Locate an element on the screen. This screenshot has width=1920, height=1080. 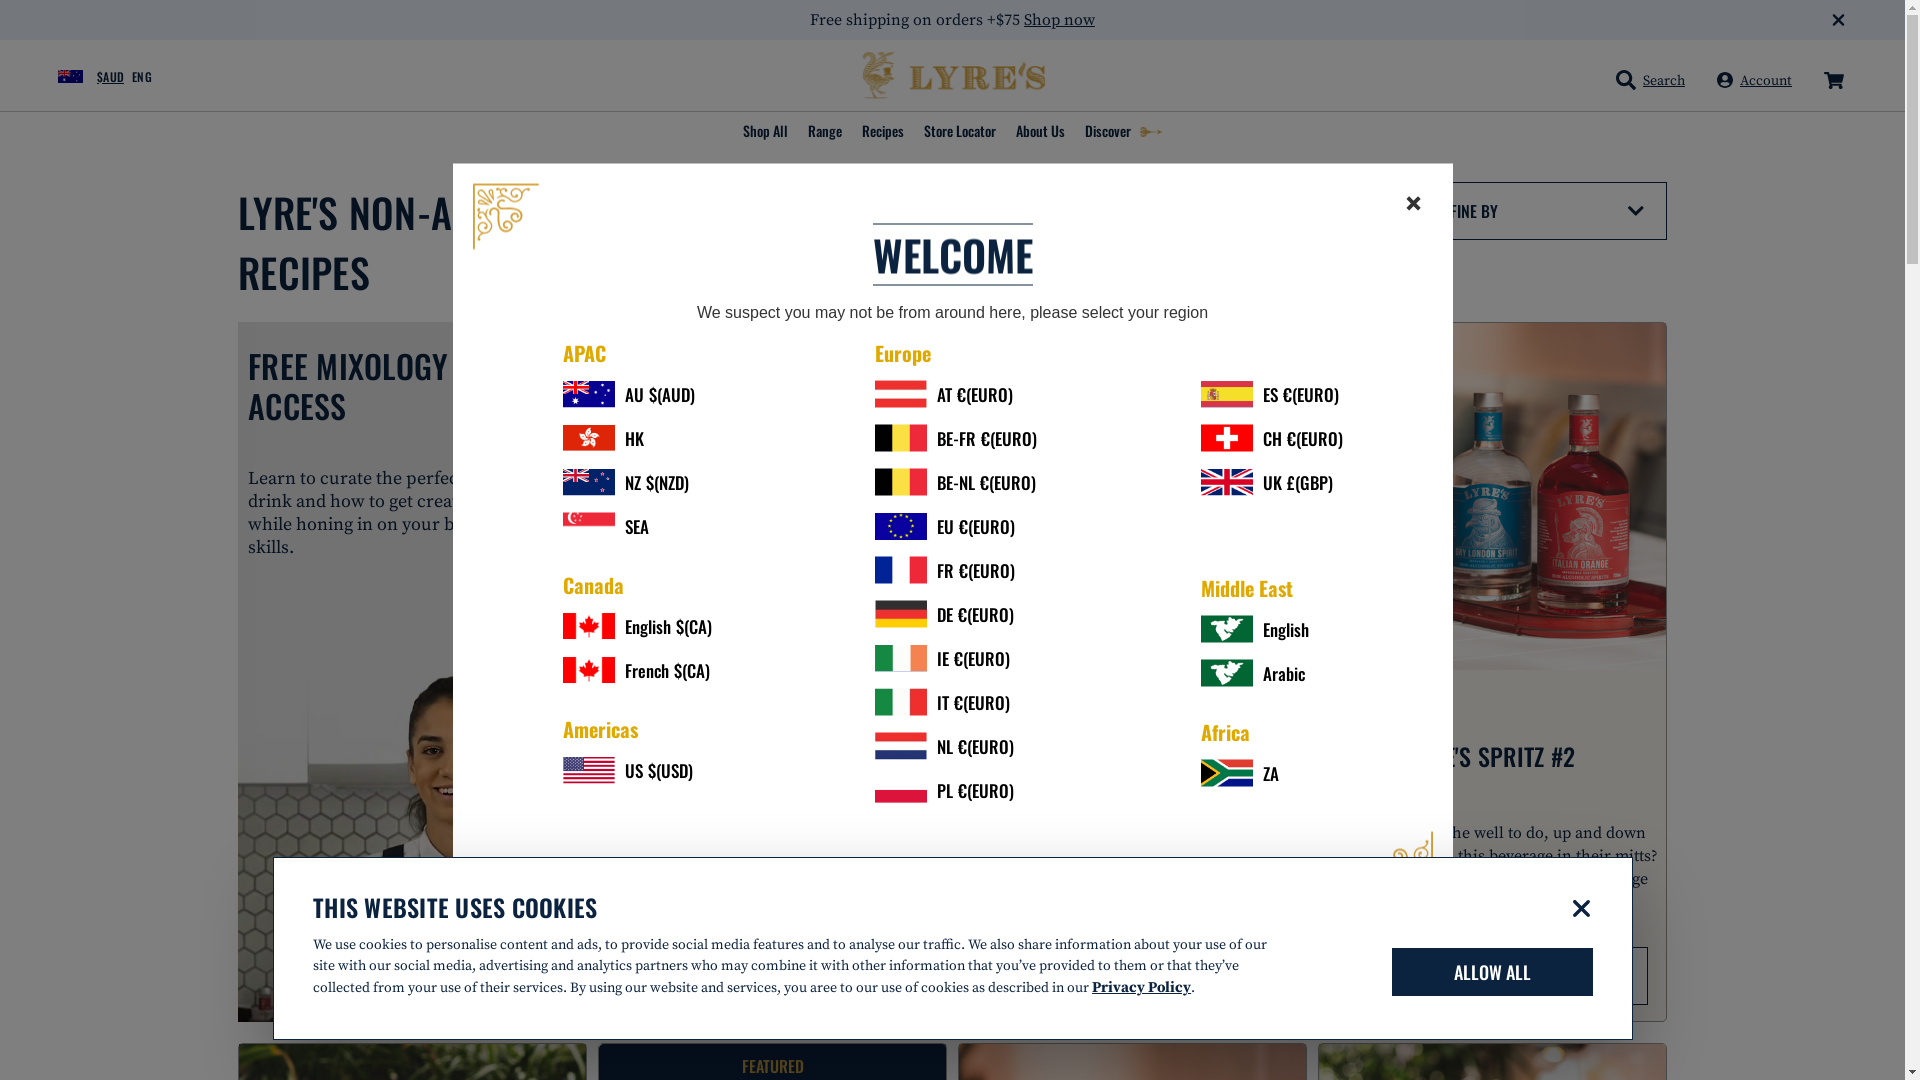
'VIEW RECIPE' is located at coordinates (1492, 974).